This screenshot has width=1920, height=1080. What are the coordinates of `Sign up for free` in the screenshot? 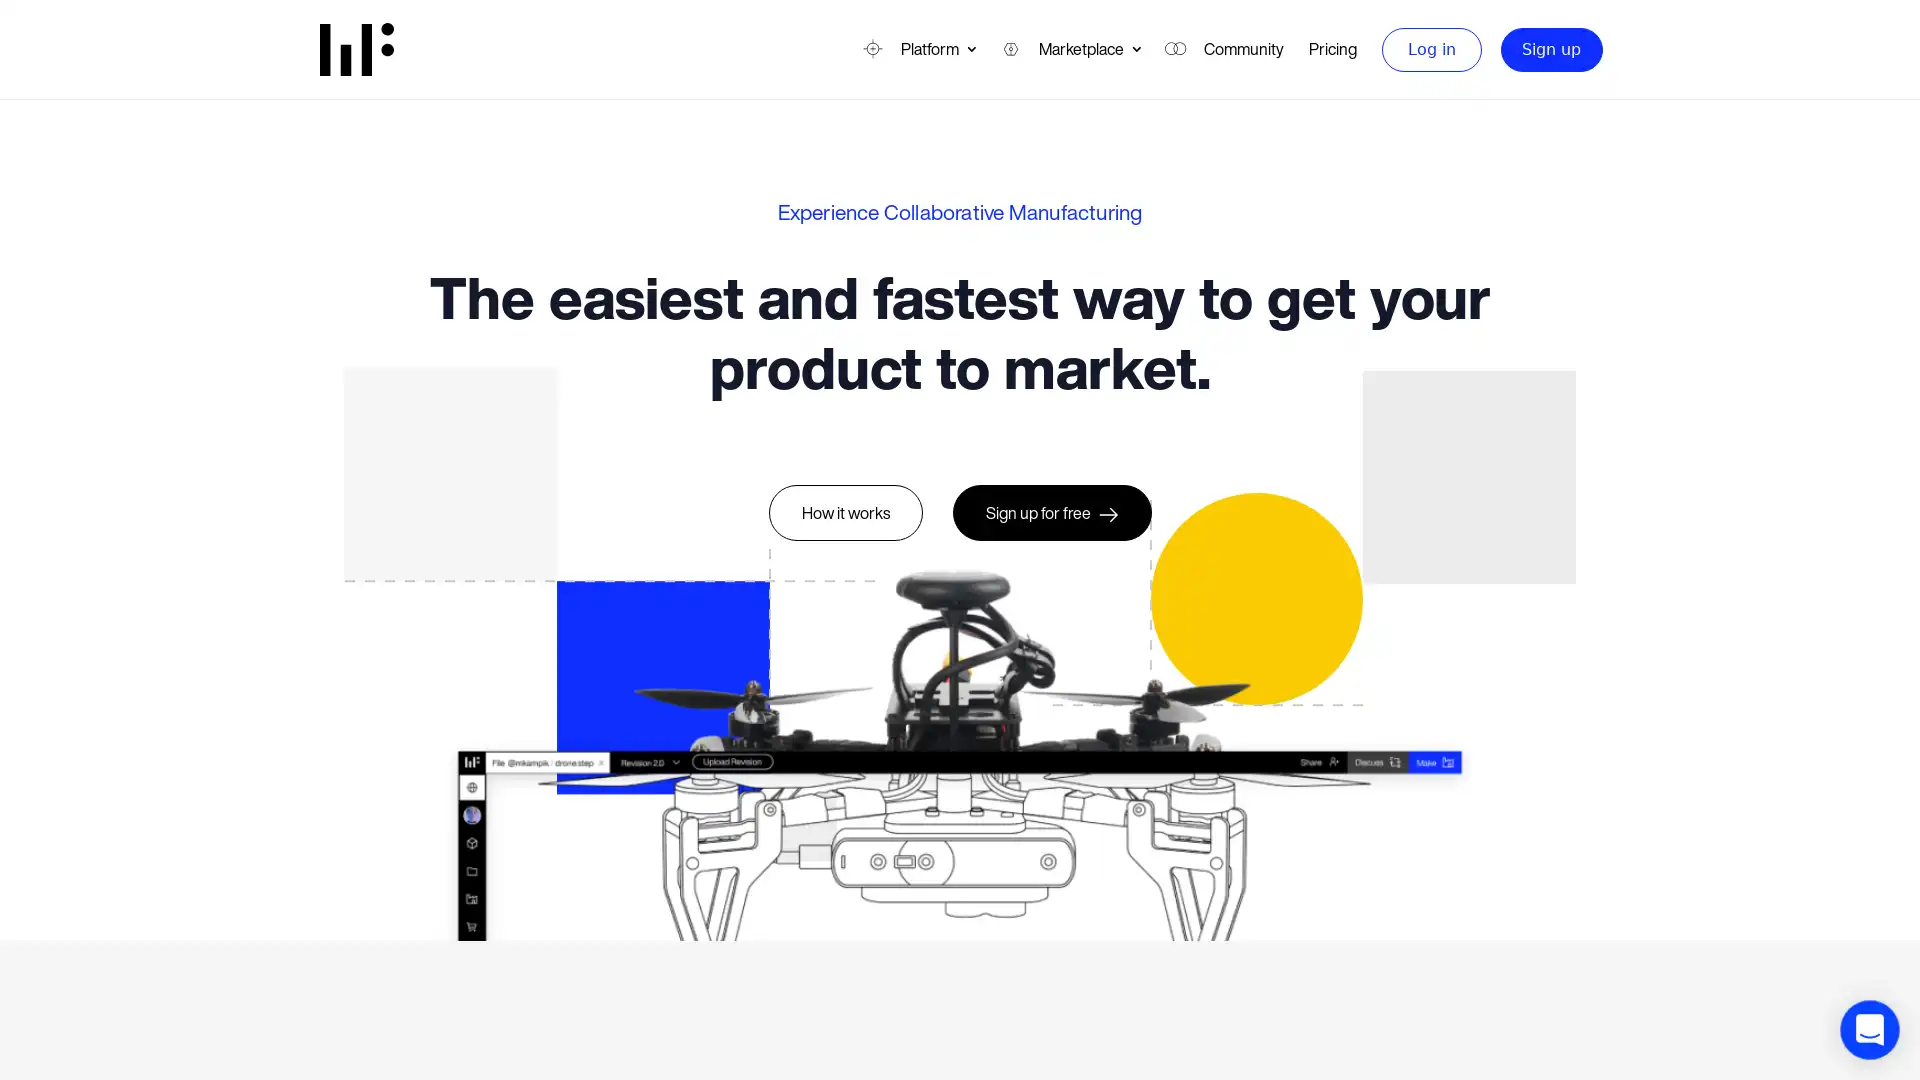 It's located at (1050, 511).